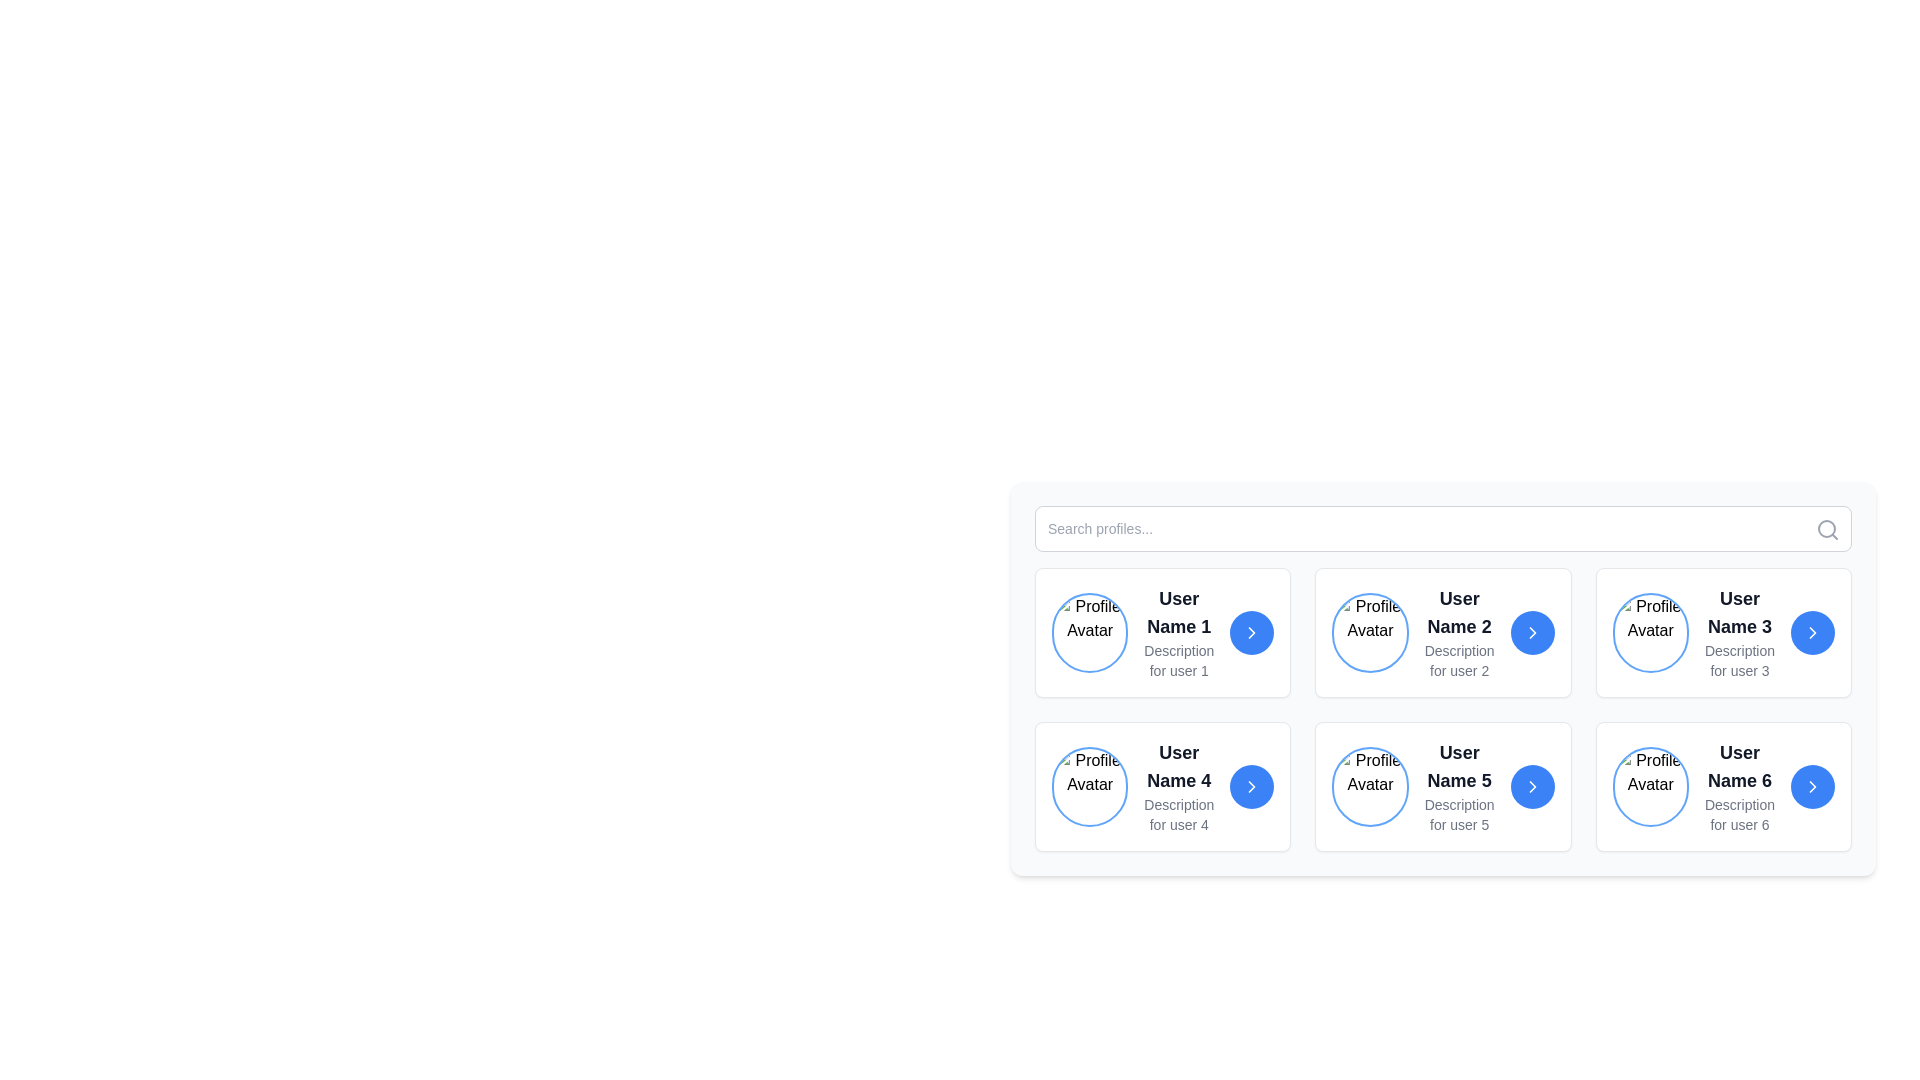 This screenshot has height=1080, width=1920. What do you see at coordinates (1813, 785) in the screenshot?
I see `the circular blue button with a rightward-pointing chevron icon, located at the bottom-right corner of the card representing 'User Name 6'` at bounding box center [1813, 785].